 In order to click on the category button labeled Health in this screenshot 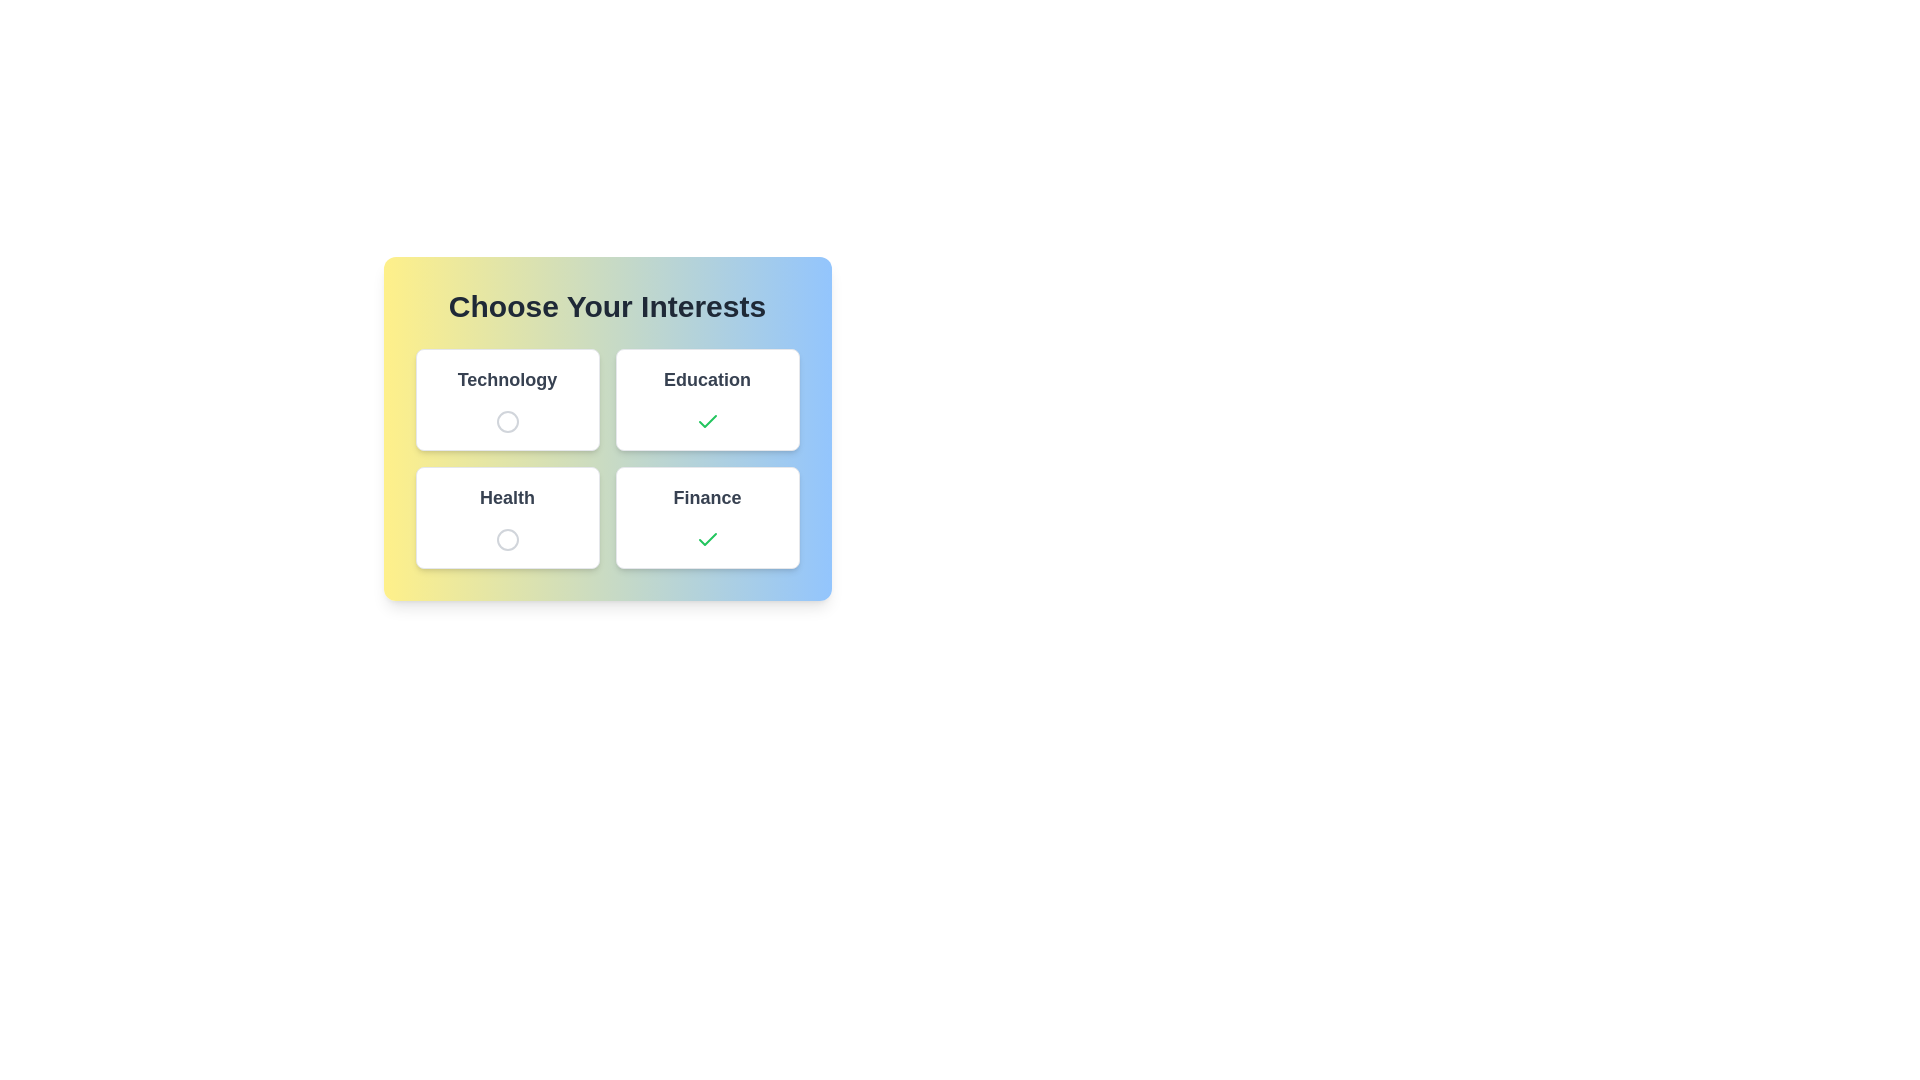, I will do `click(507, 516)`.